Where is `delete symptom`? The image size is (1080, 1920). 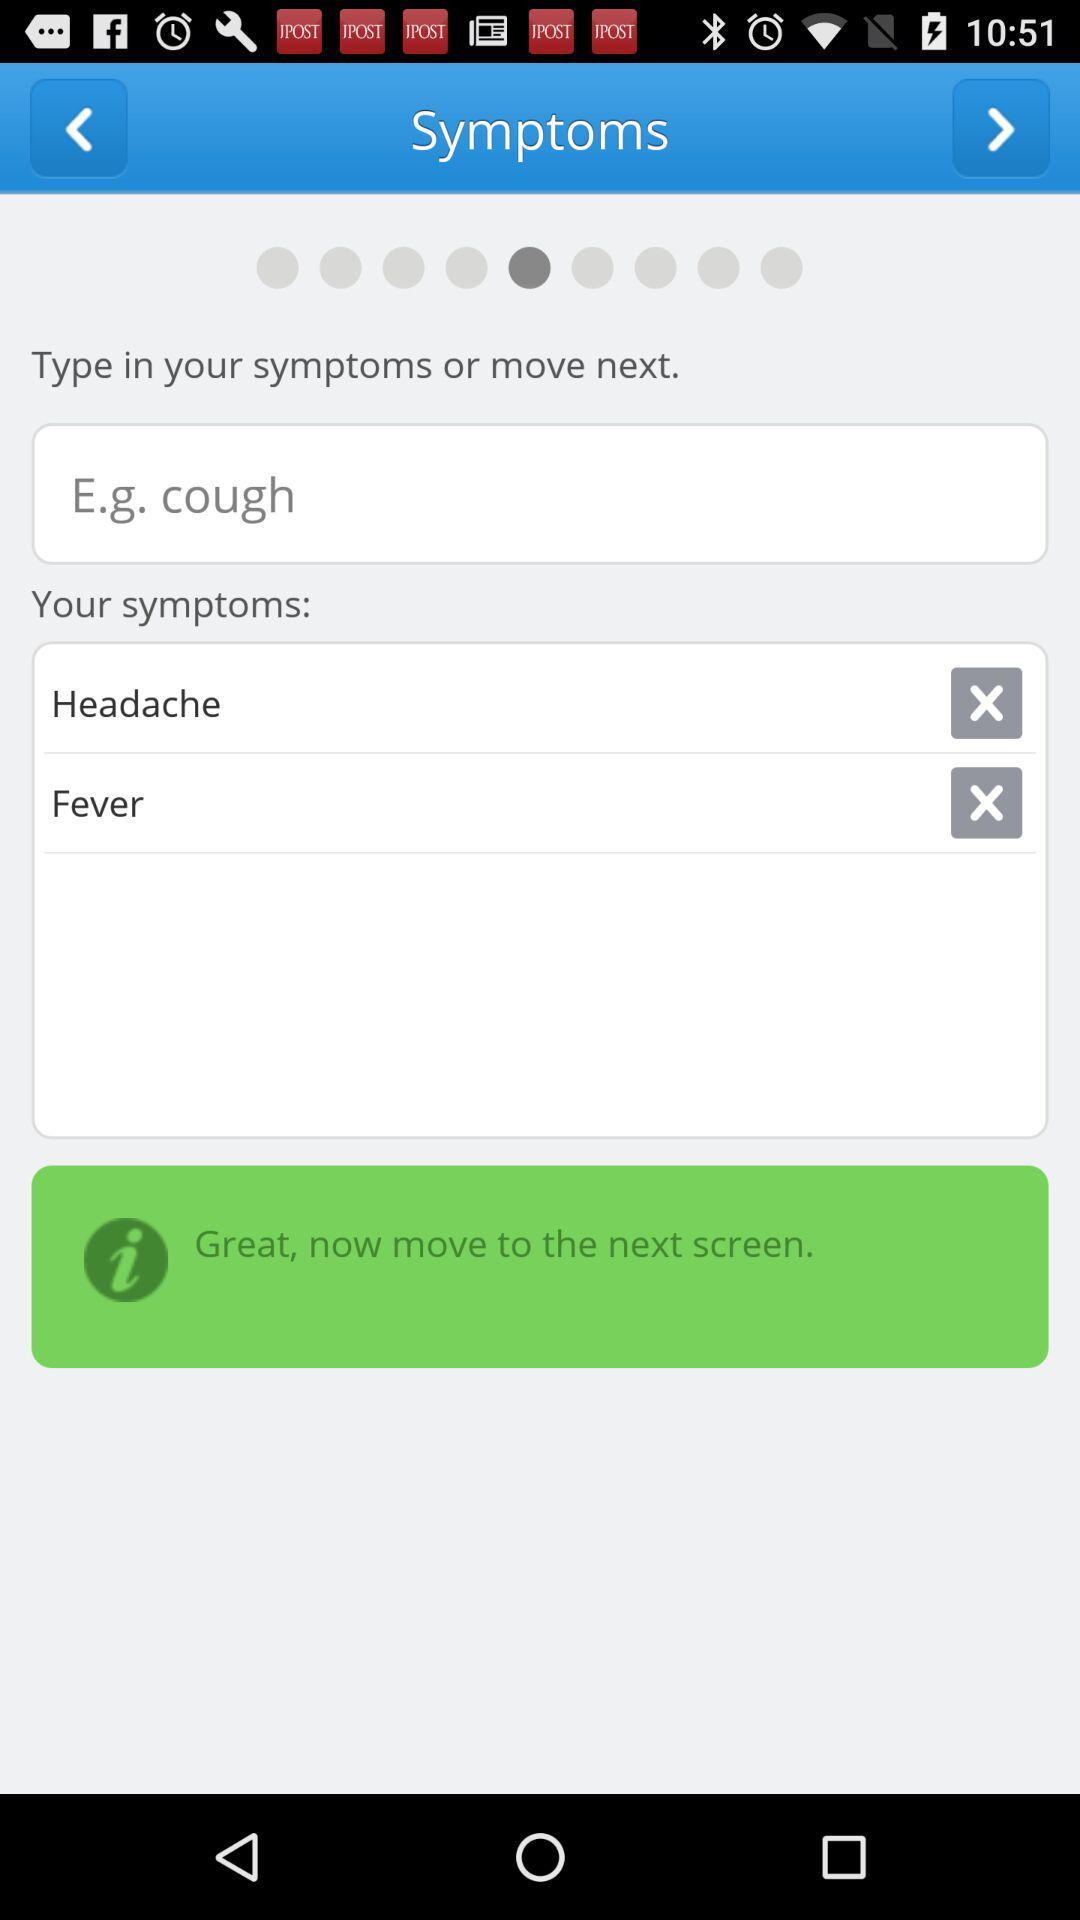
delete symptom is located at coordinates (985, 703).